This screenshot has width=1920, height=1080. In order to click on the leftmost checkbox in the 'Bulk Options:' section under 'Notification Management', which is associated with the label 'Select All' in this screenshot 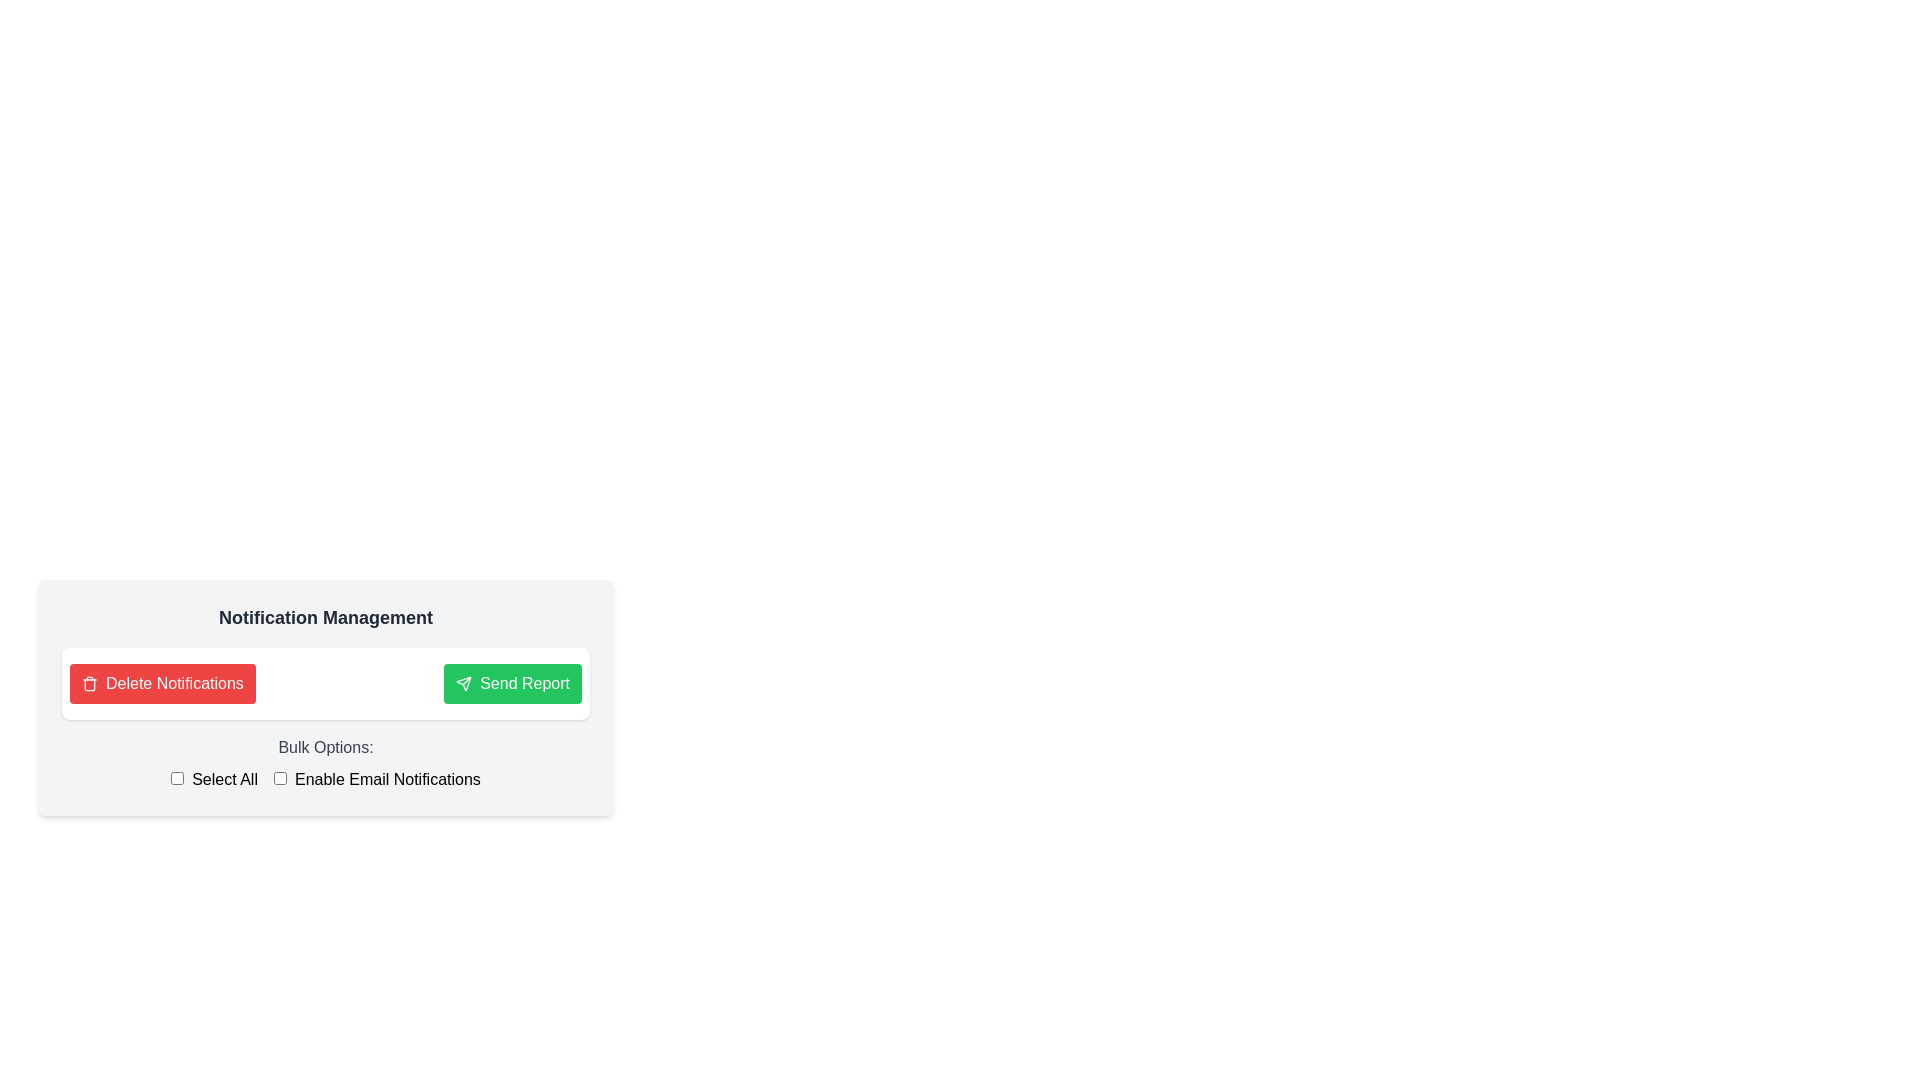, I will do `click(177, 777)`.